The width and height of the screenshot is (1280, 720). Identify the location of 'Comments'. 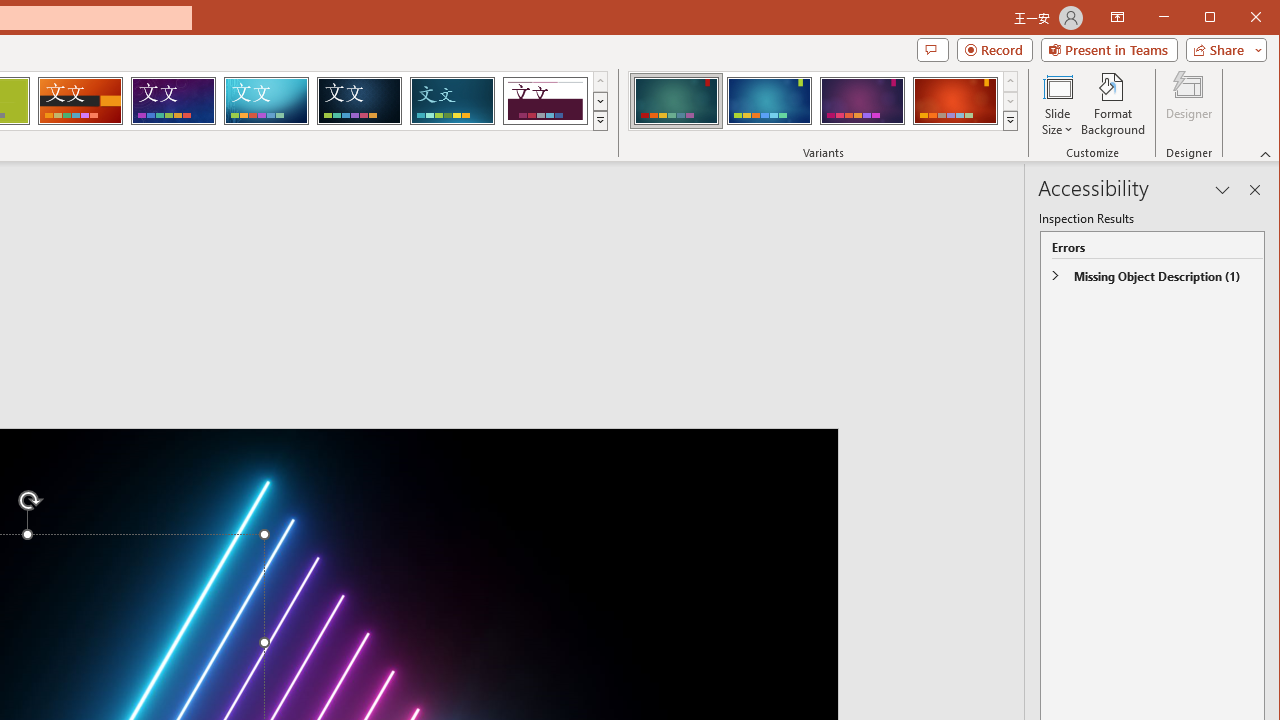
(931, 49).